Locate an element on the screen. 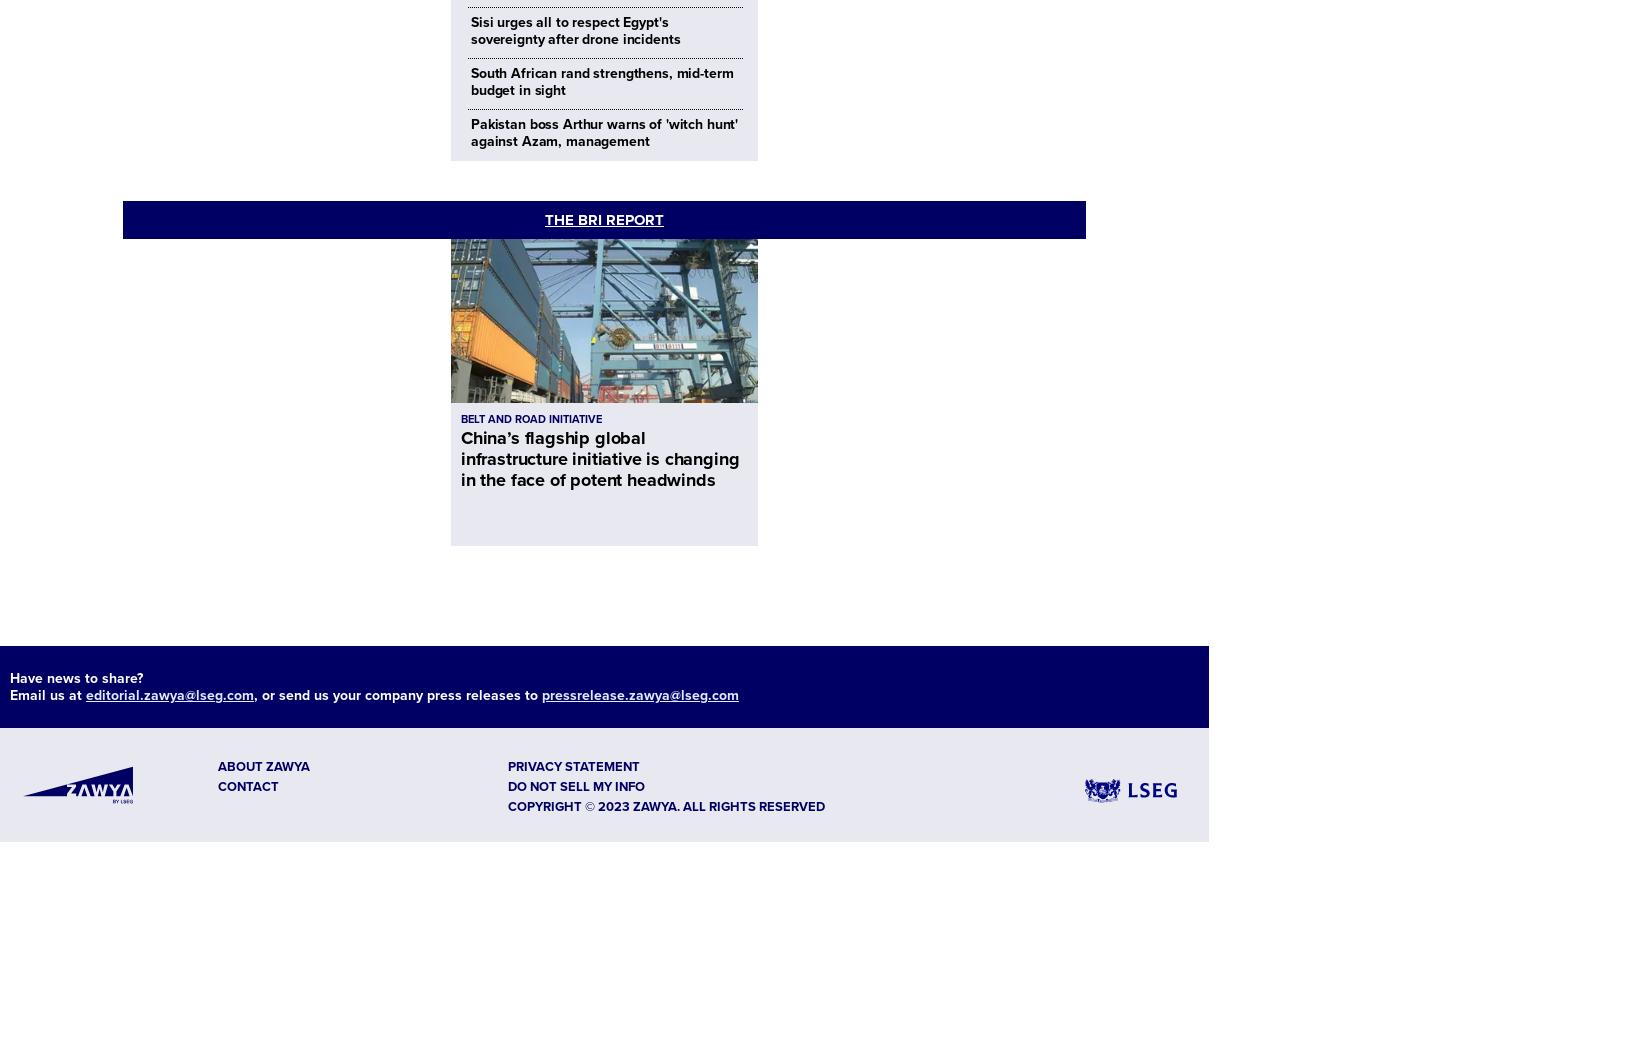 Image resolution: width=1633 pixels, height=1048 pixels. 'Privacy Statement' is located at coordinates (508, 765).